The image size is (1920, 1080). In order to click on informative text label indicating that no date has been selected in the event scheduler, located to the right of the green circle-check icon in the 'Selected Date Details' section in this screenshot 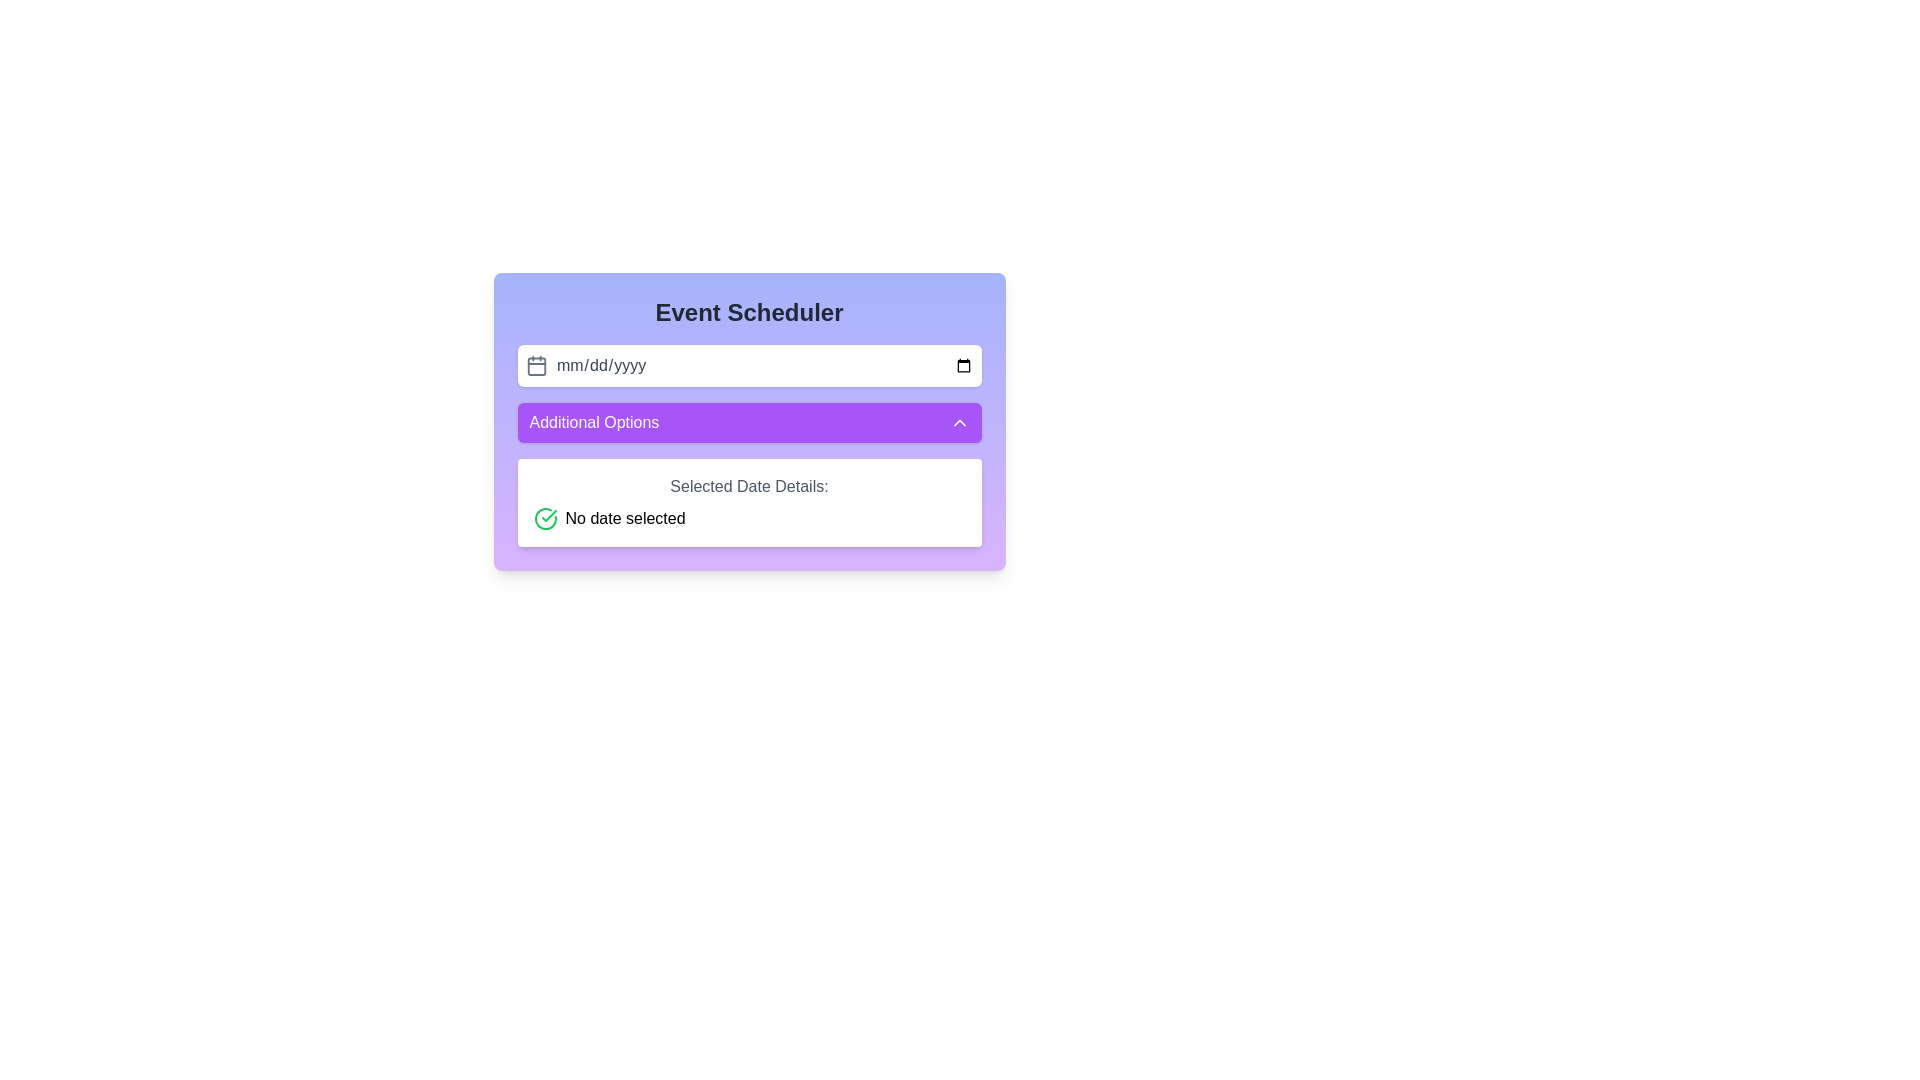, I will do `click(624, 518)`.